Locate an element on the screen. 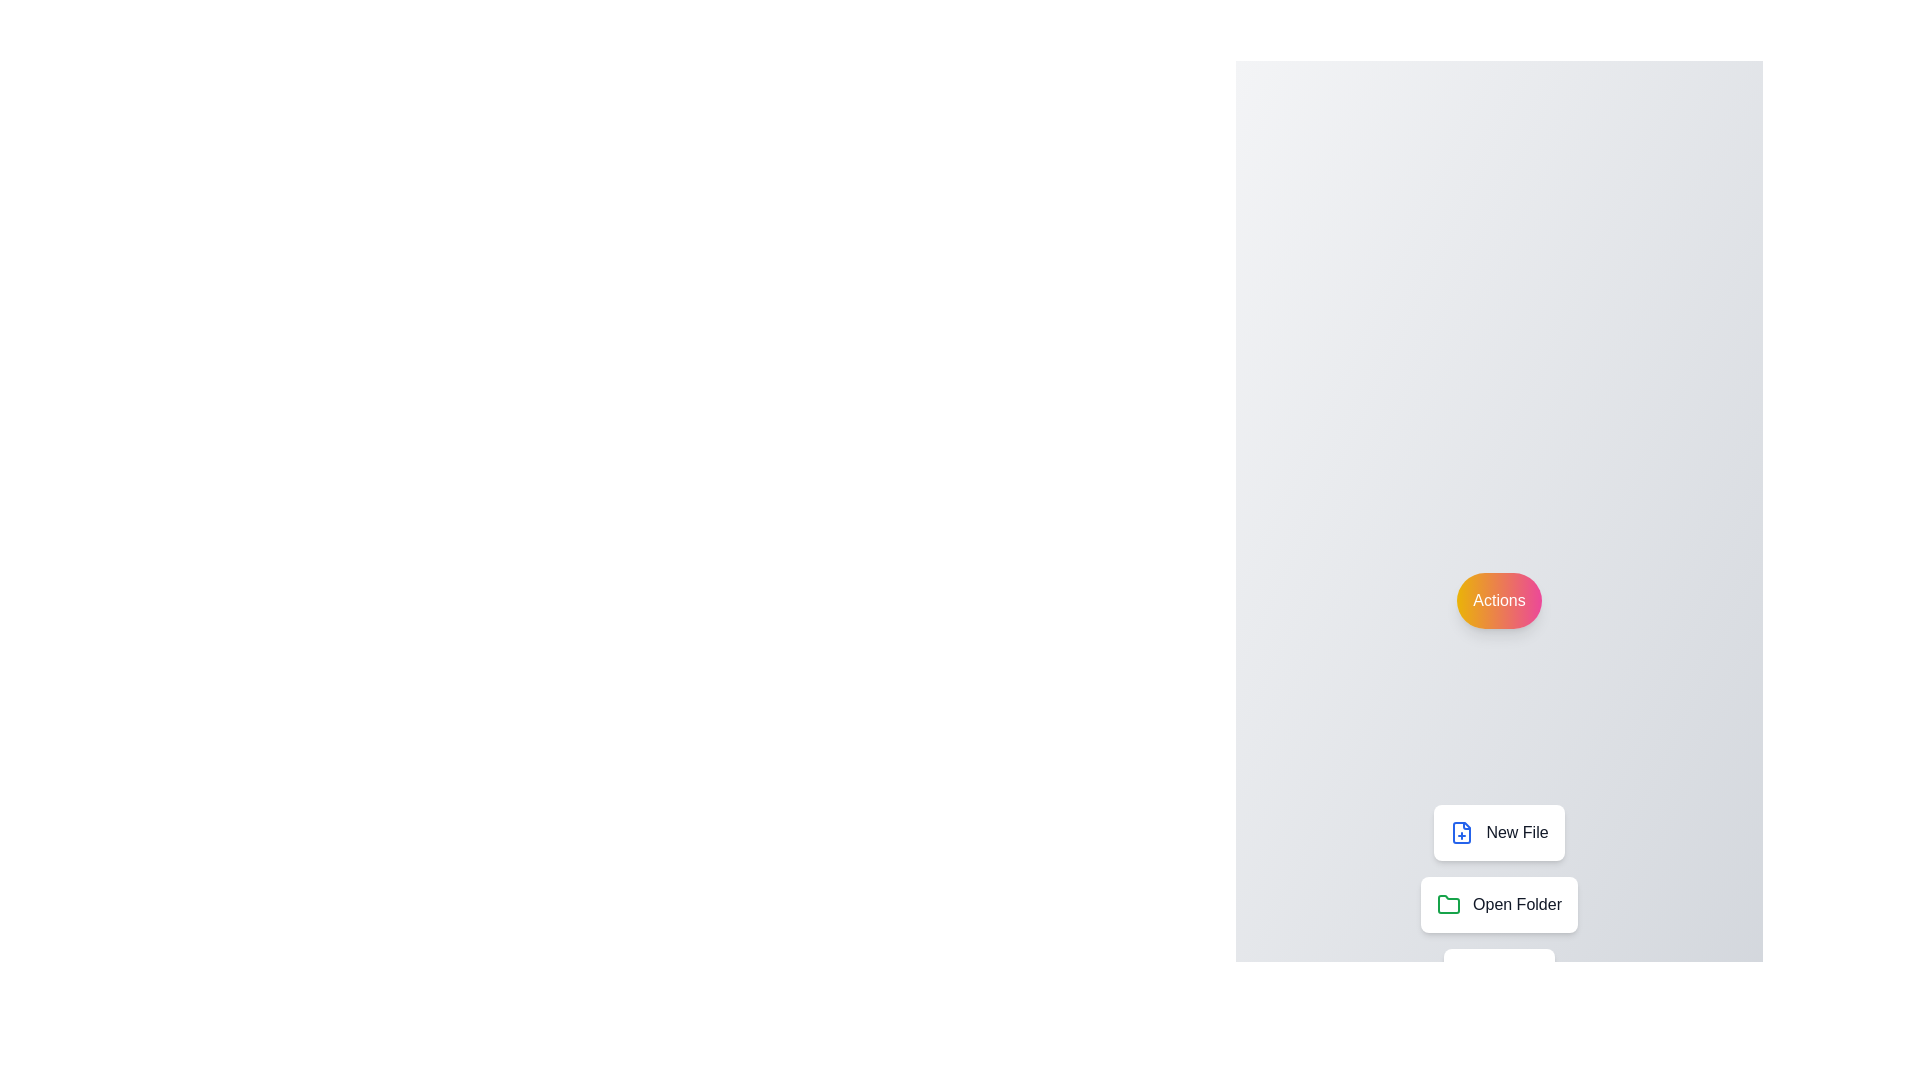  'Actions' button to toggle the menu visibility is located at coordinates (1499, 600).